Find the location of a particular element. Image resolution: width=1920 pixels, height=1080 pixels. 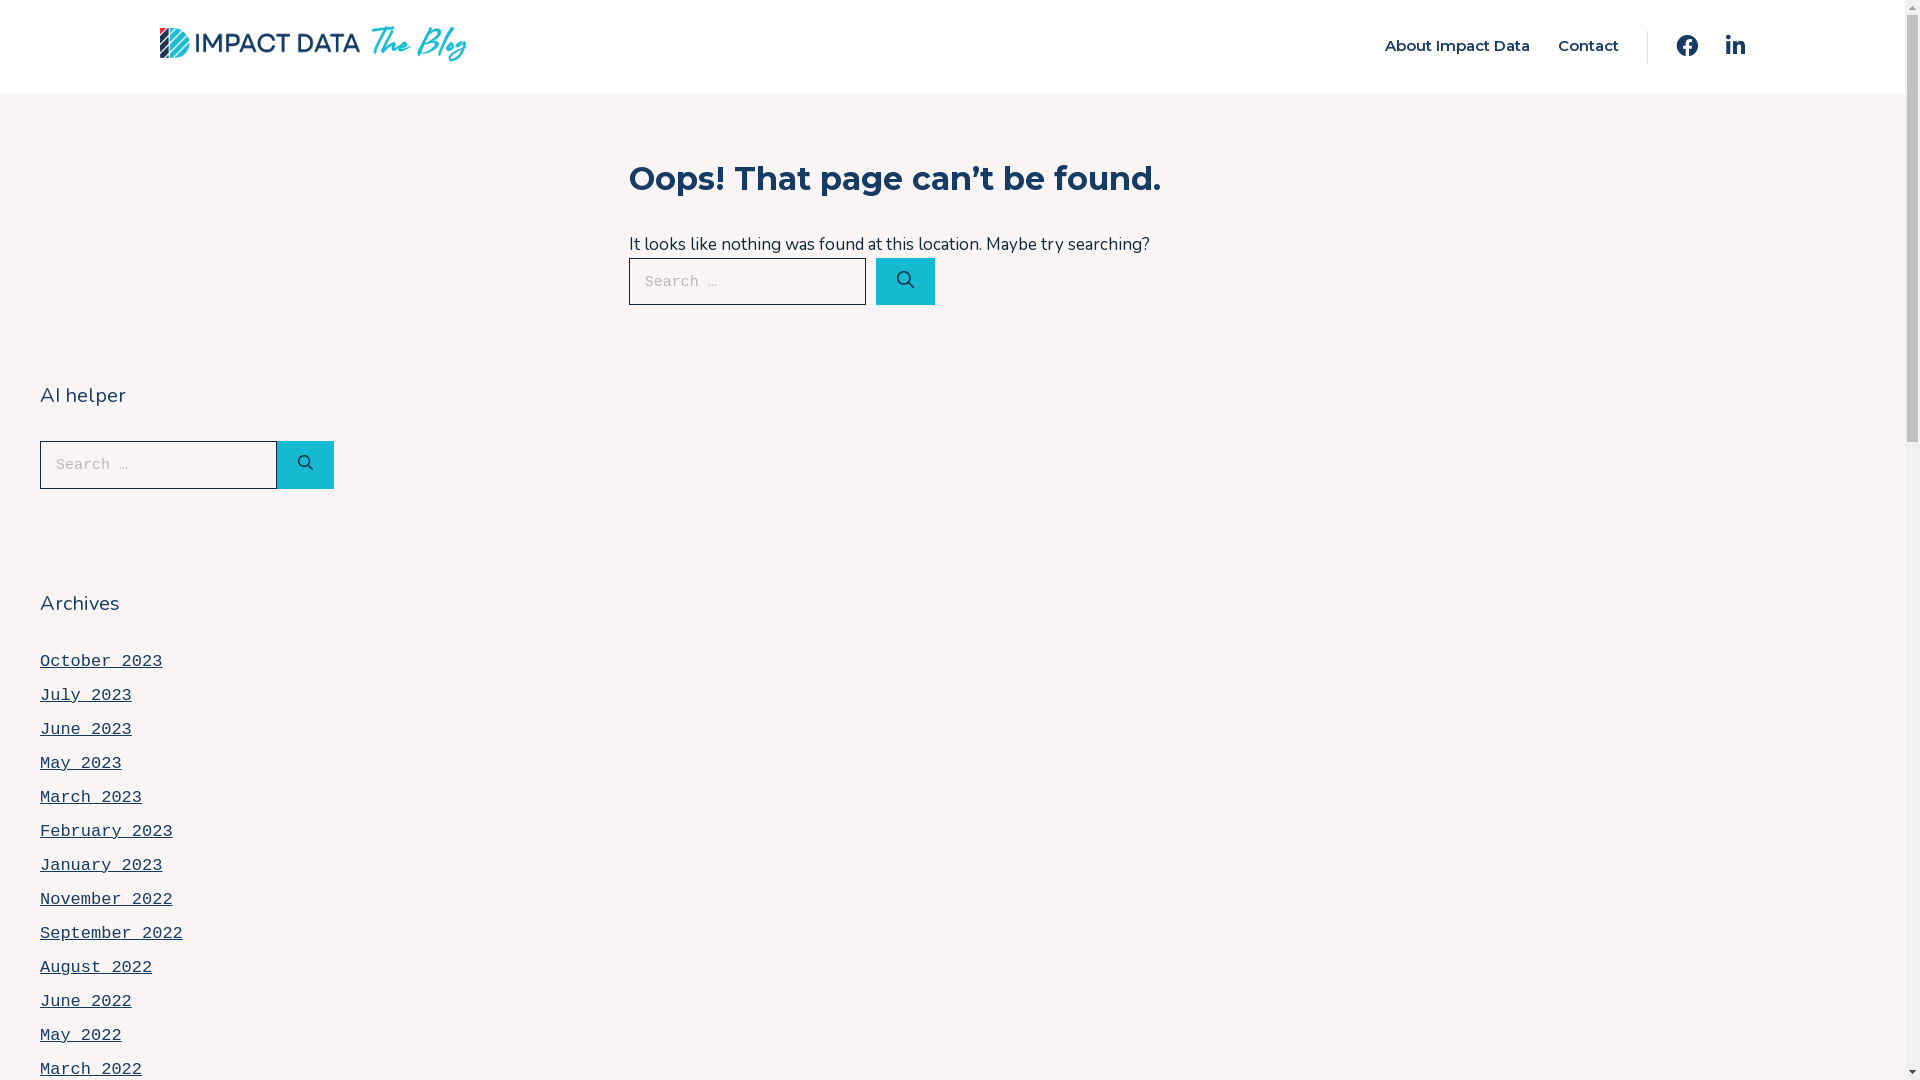

'November 2022' is located at coordinates (39, 898).